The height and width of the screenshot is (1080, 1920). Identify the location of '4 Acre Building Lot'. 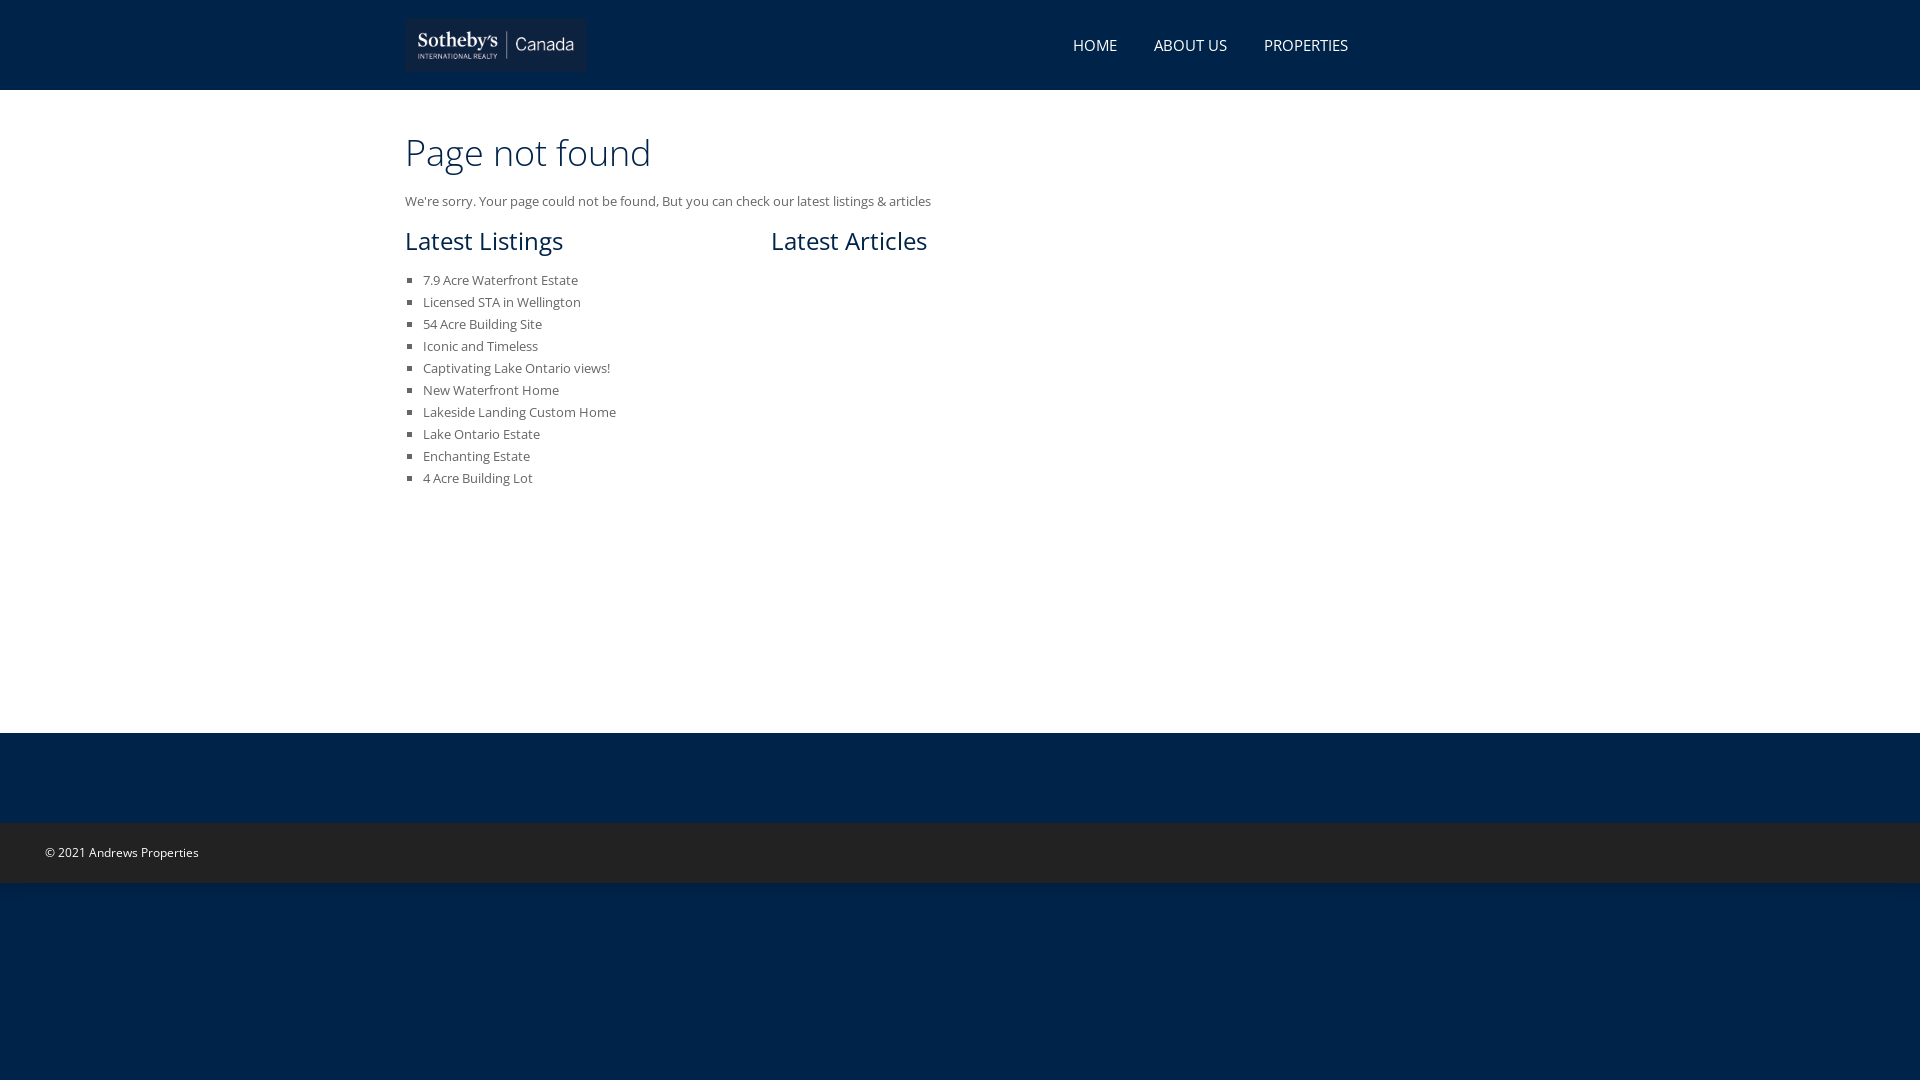
(477, 478).